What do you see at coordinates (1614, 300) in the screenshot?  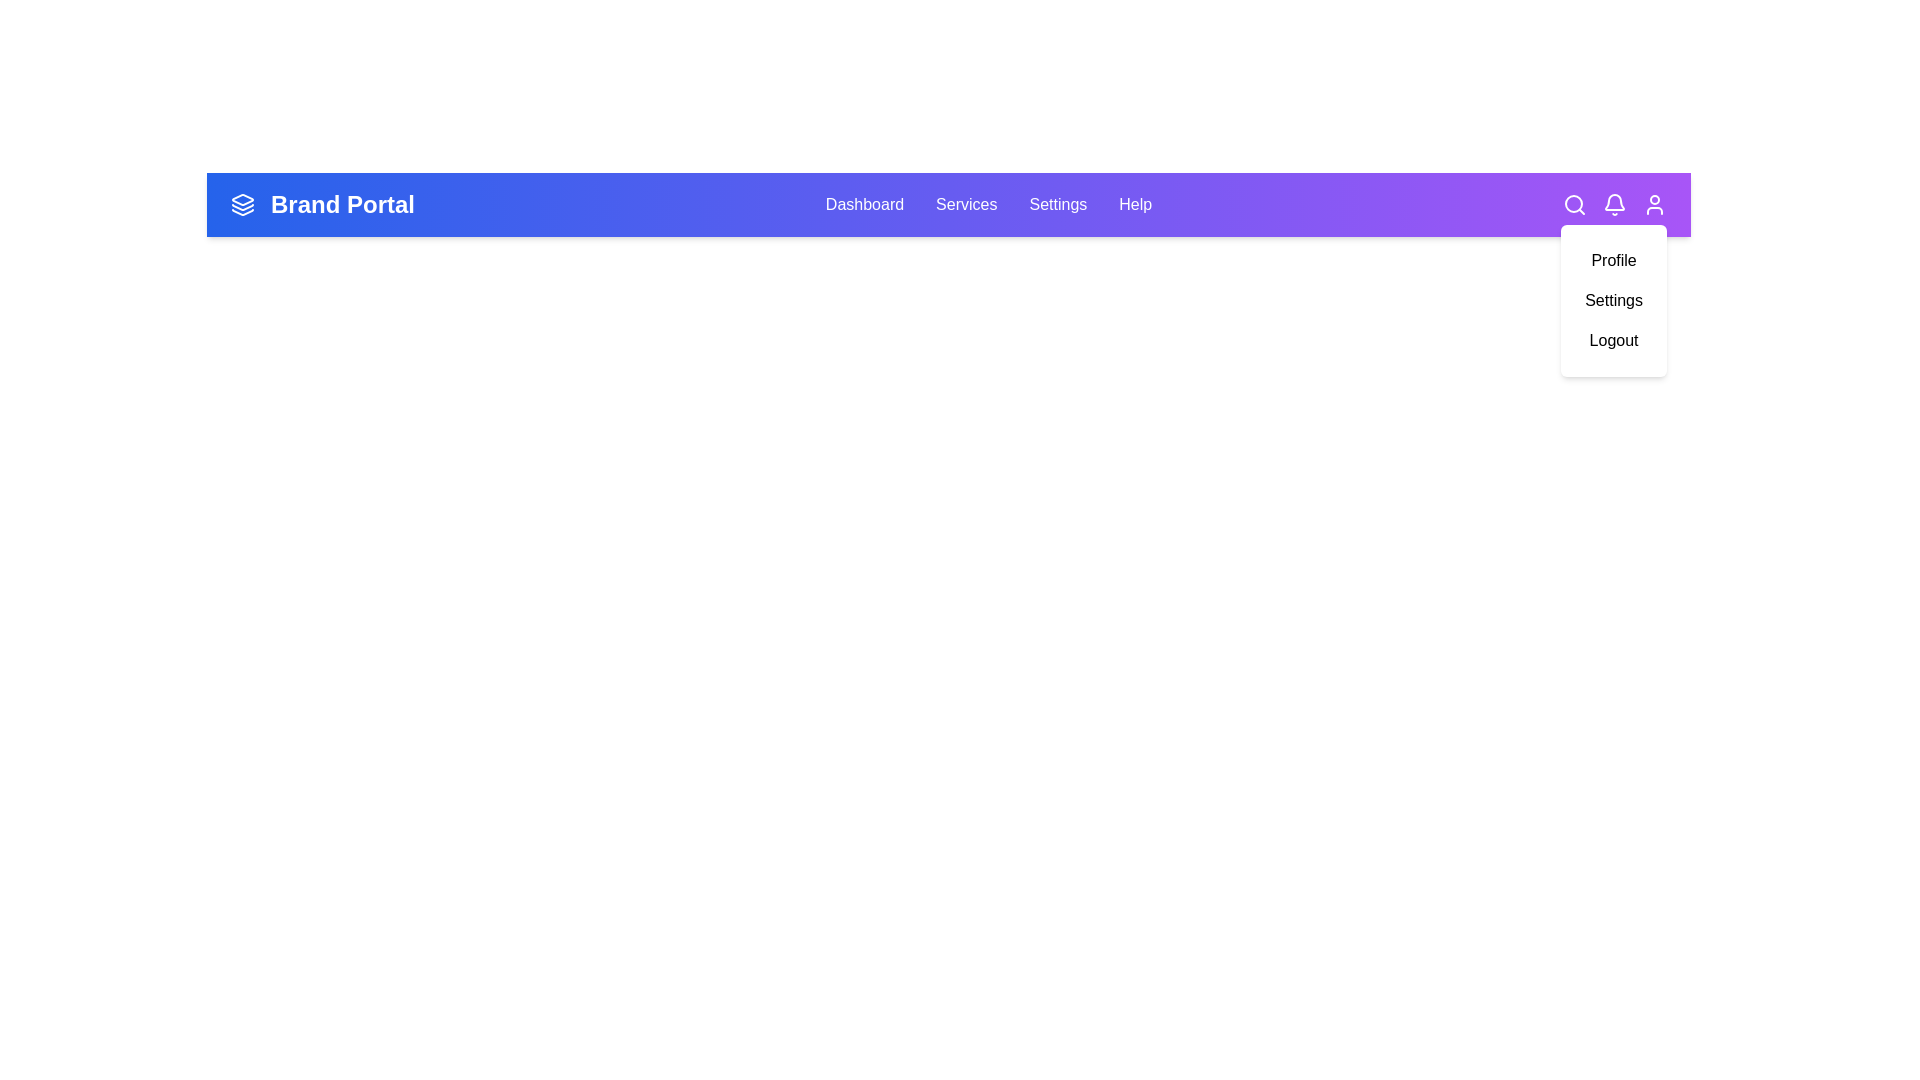 I see `to select the 'Settings' option in the dropdown menu located at the top-right corner of the interface` at bounding box center [1614, 300].